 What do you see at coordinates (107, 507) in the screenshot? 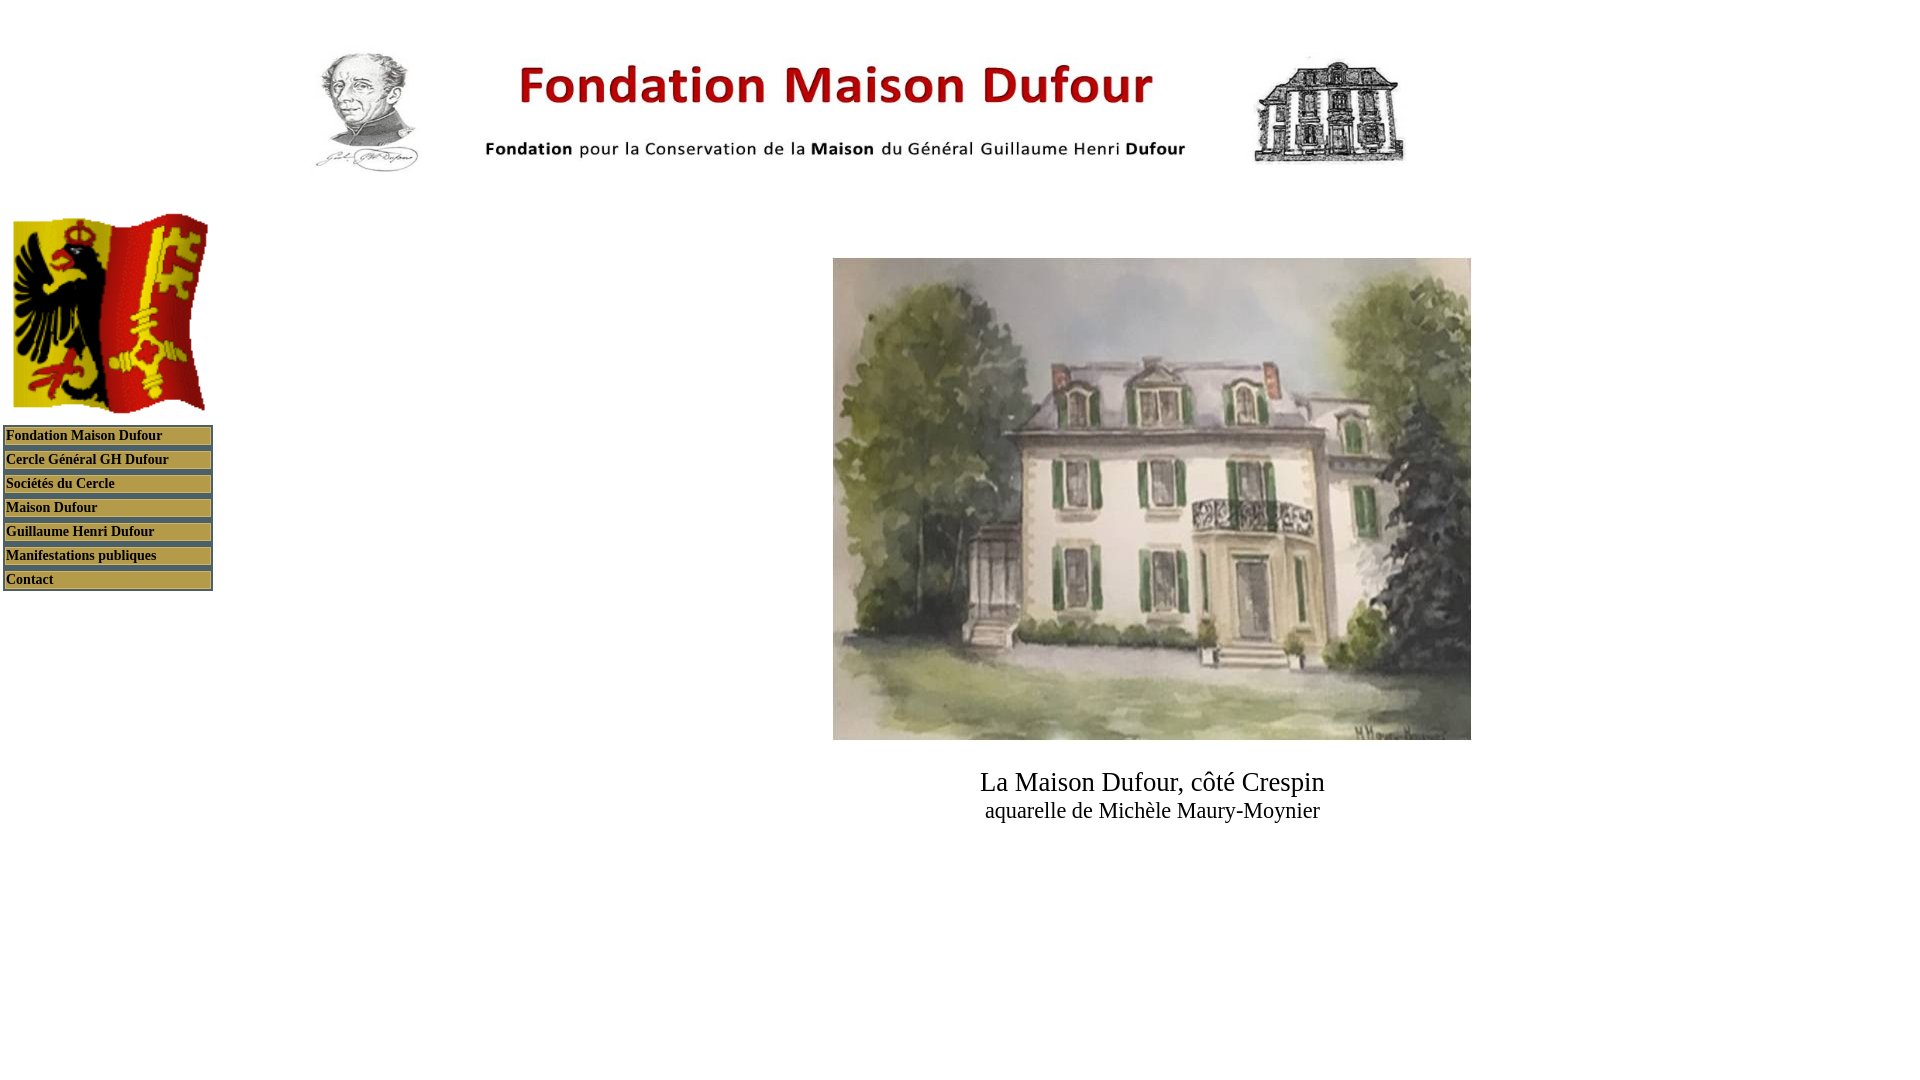
I see `'Maison Dufour'` at bounding box center [107, 507].